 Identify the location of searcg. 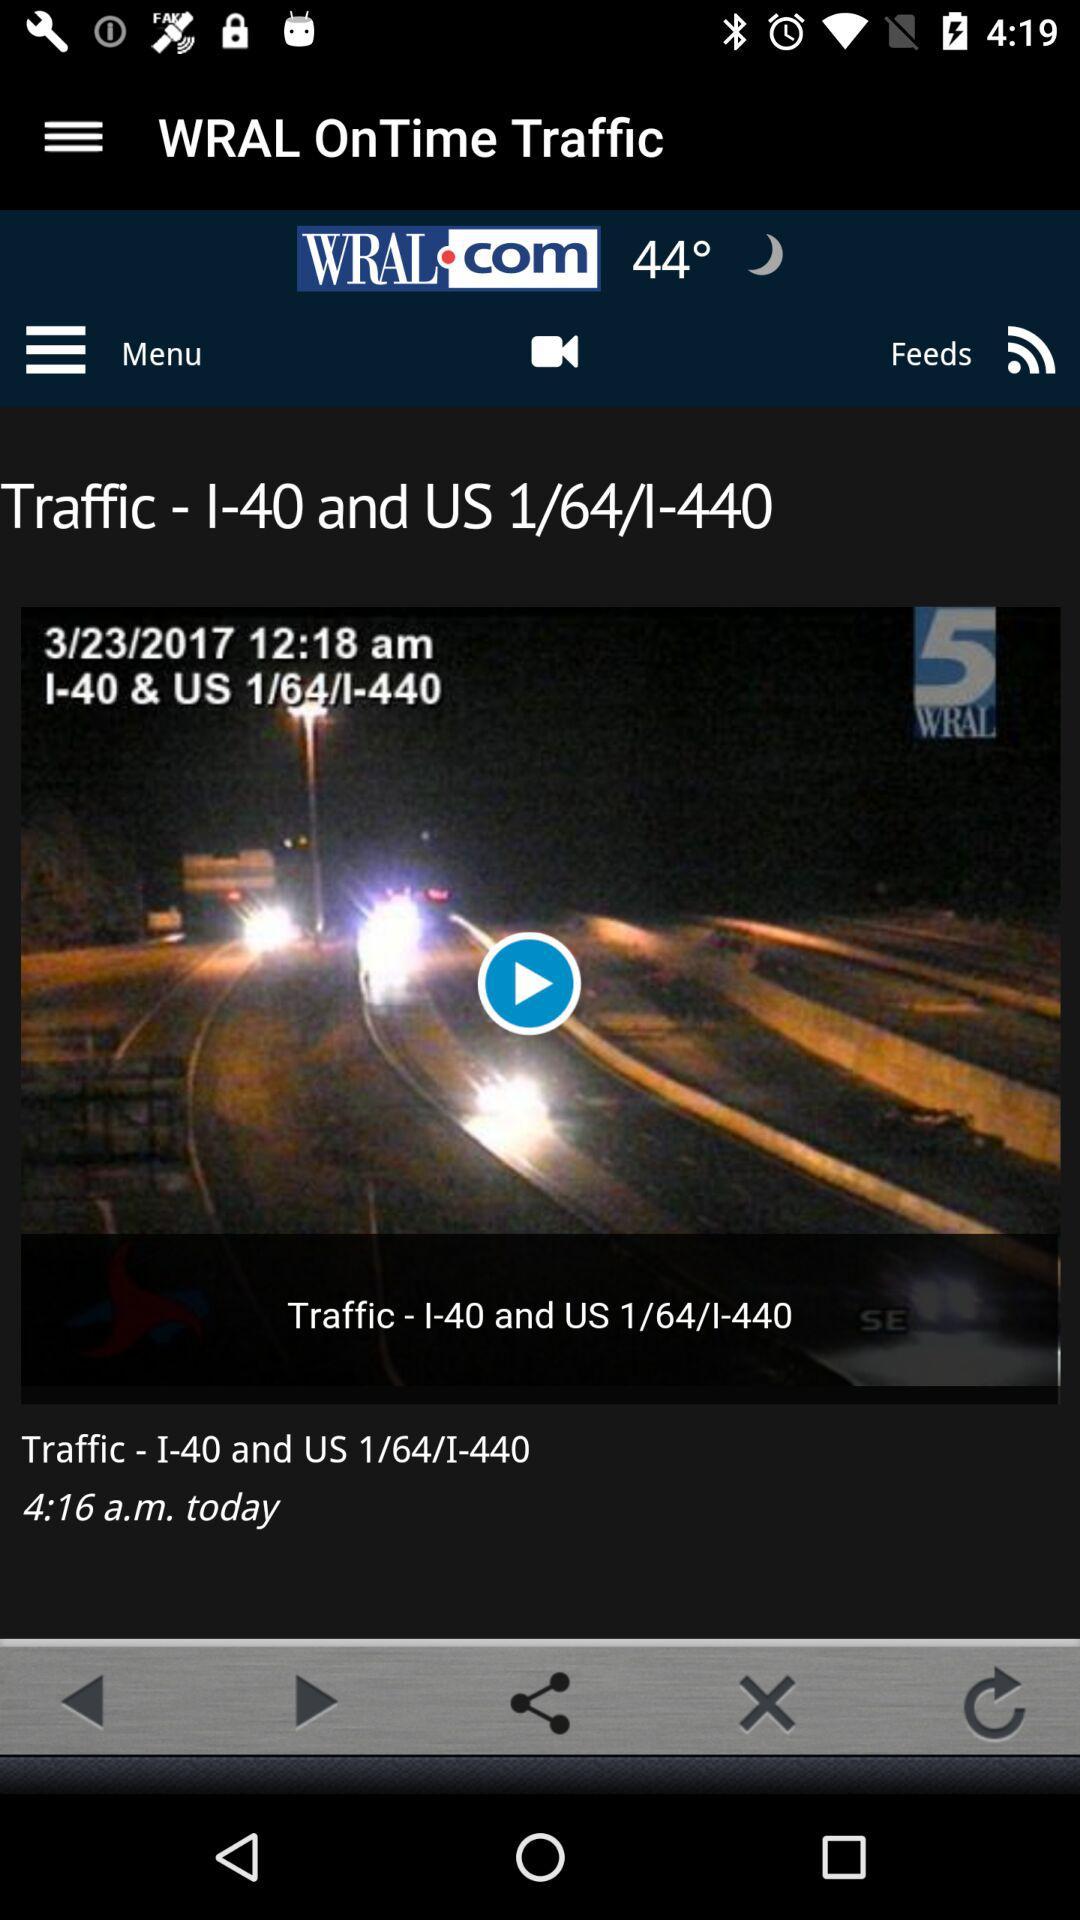
(72, 135).